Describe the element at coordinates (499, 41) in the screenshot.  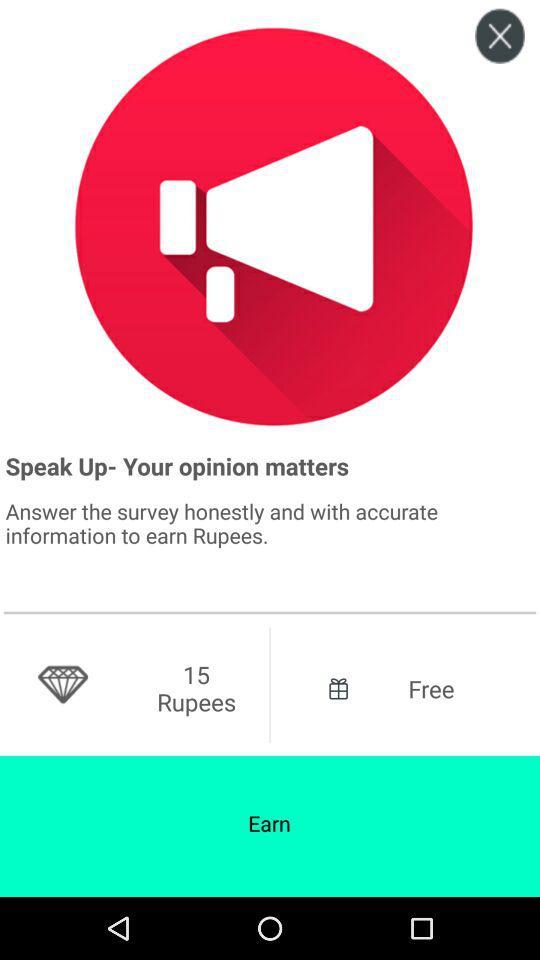
I see `the close icon` at that location.